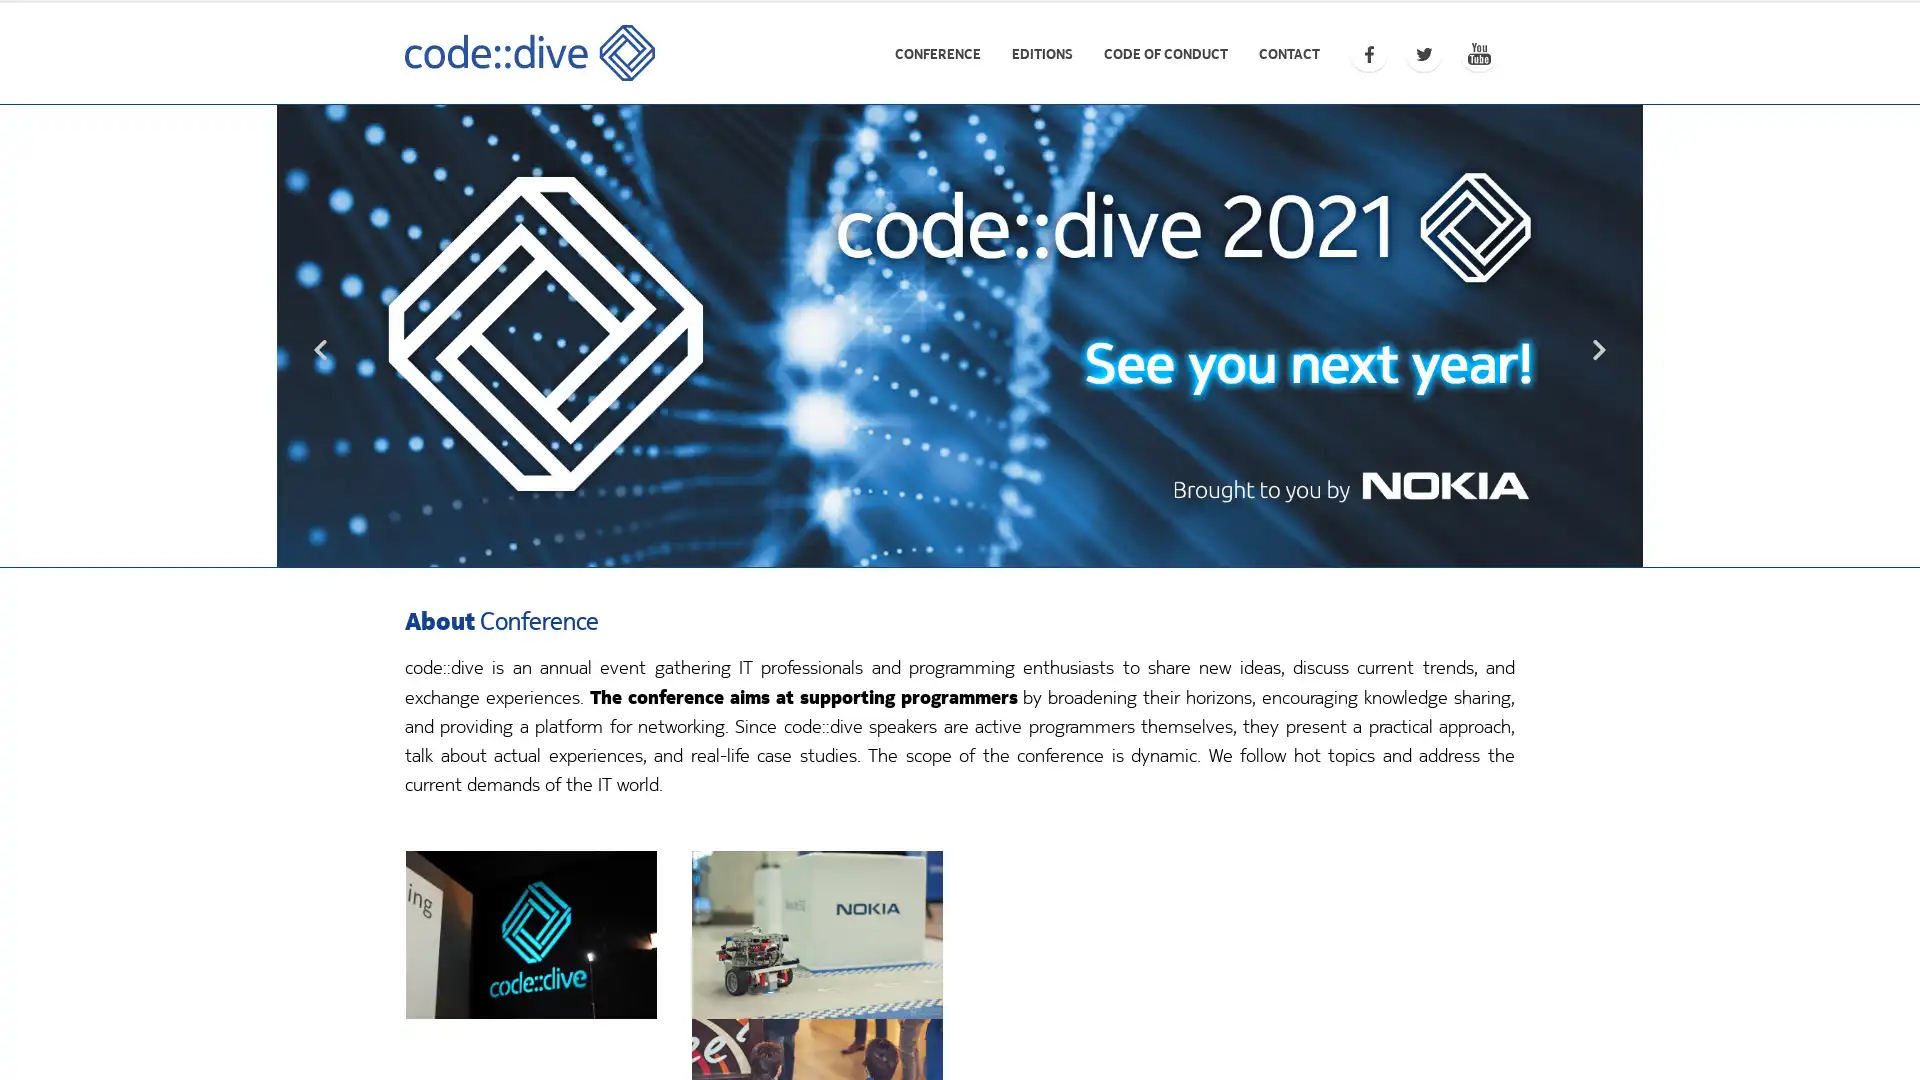 The width and height of the screenshot is (1920, 1080). What do you see at coordinates (960, 546) in the screenshot?
I see `1` at bounding box center [960, 546].